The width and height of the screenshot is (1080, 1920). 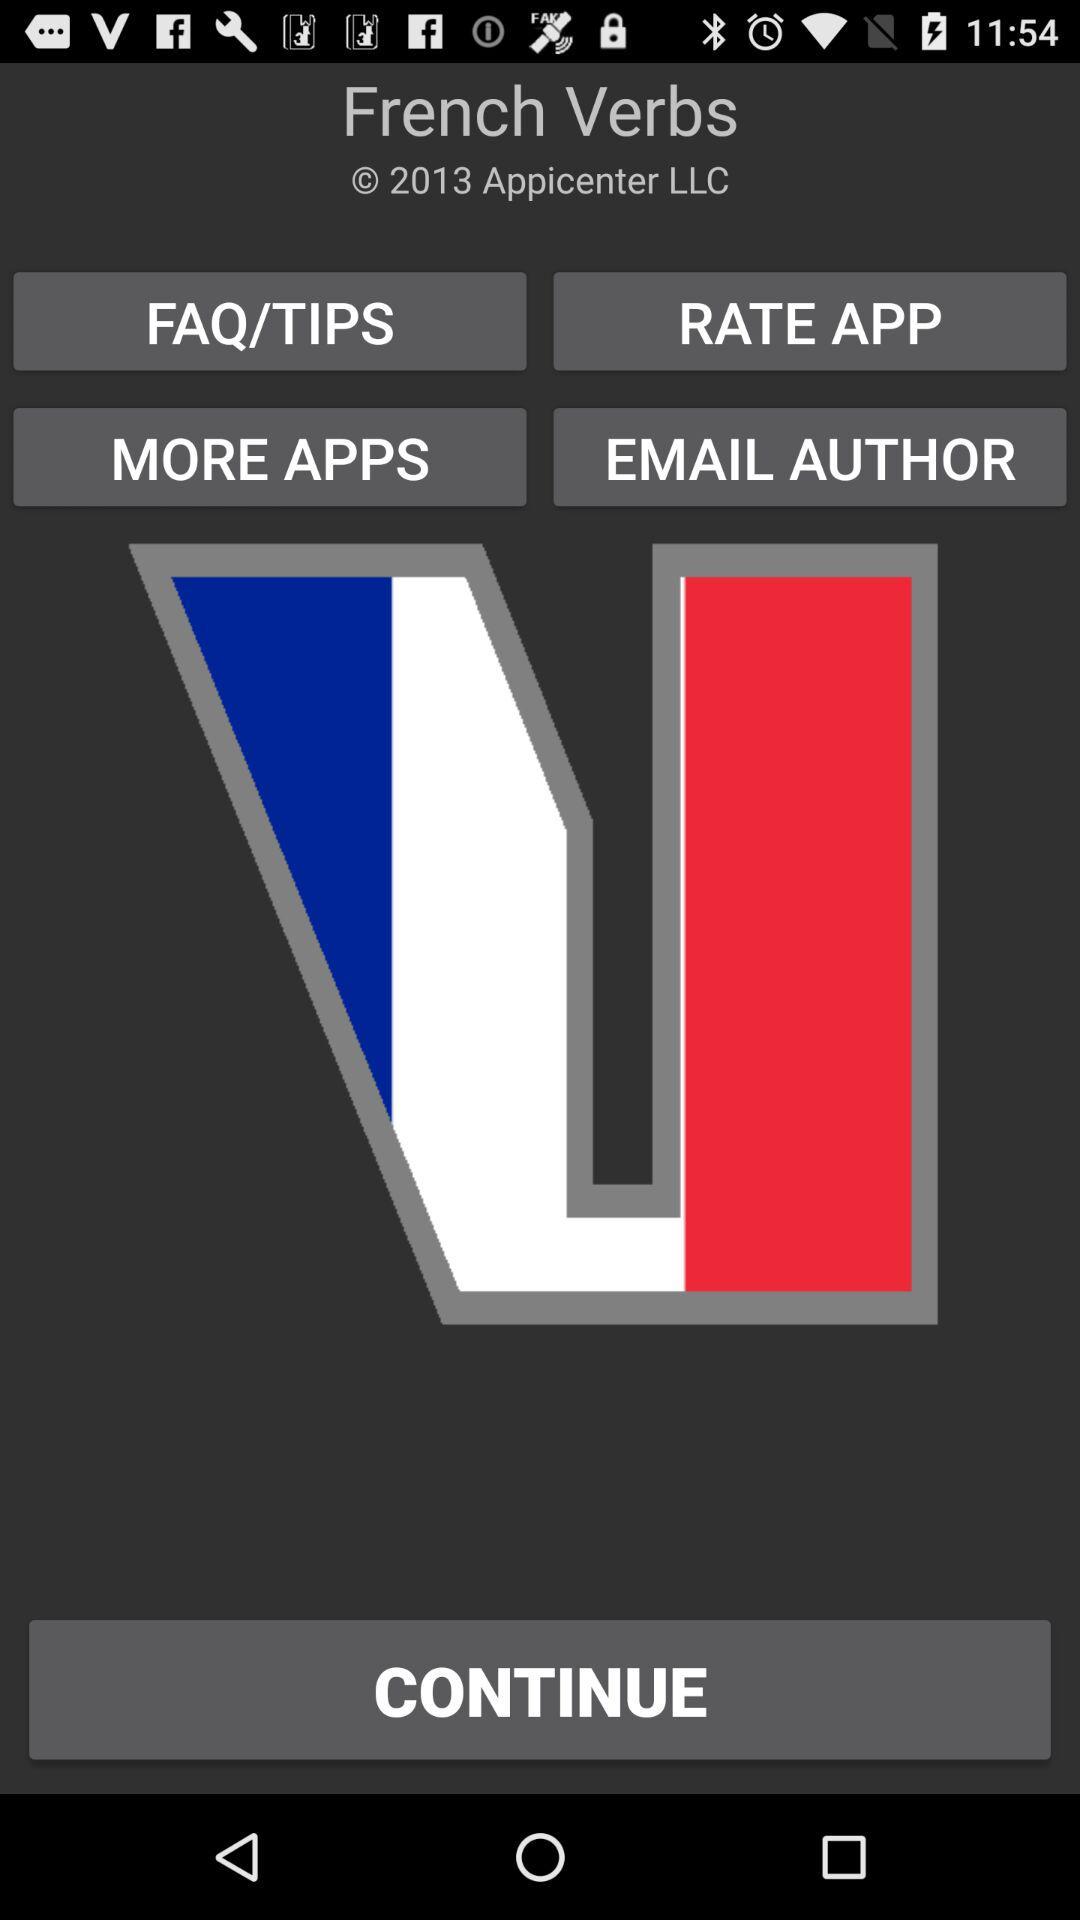 What do you see at coordinates (540, 1688) in the screenshot?
I see `the continue item` at bounding box center [540, 1688].